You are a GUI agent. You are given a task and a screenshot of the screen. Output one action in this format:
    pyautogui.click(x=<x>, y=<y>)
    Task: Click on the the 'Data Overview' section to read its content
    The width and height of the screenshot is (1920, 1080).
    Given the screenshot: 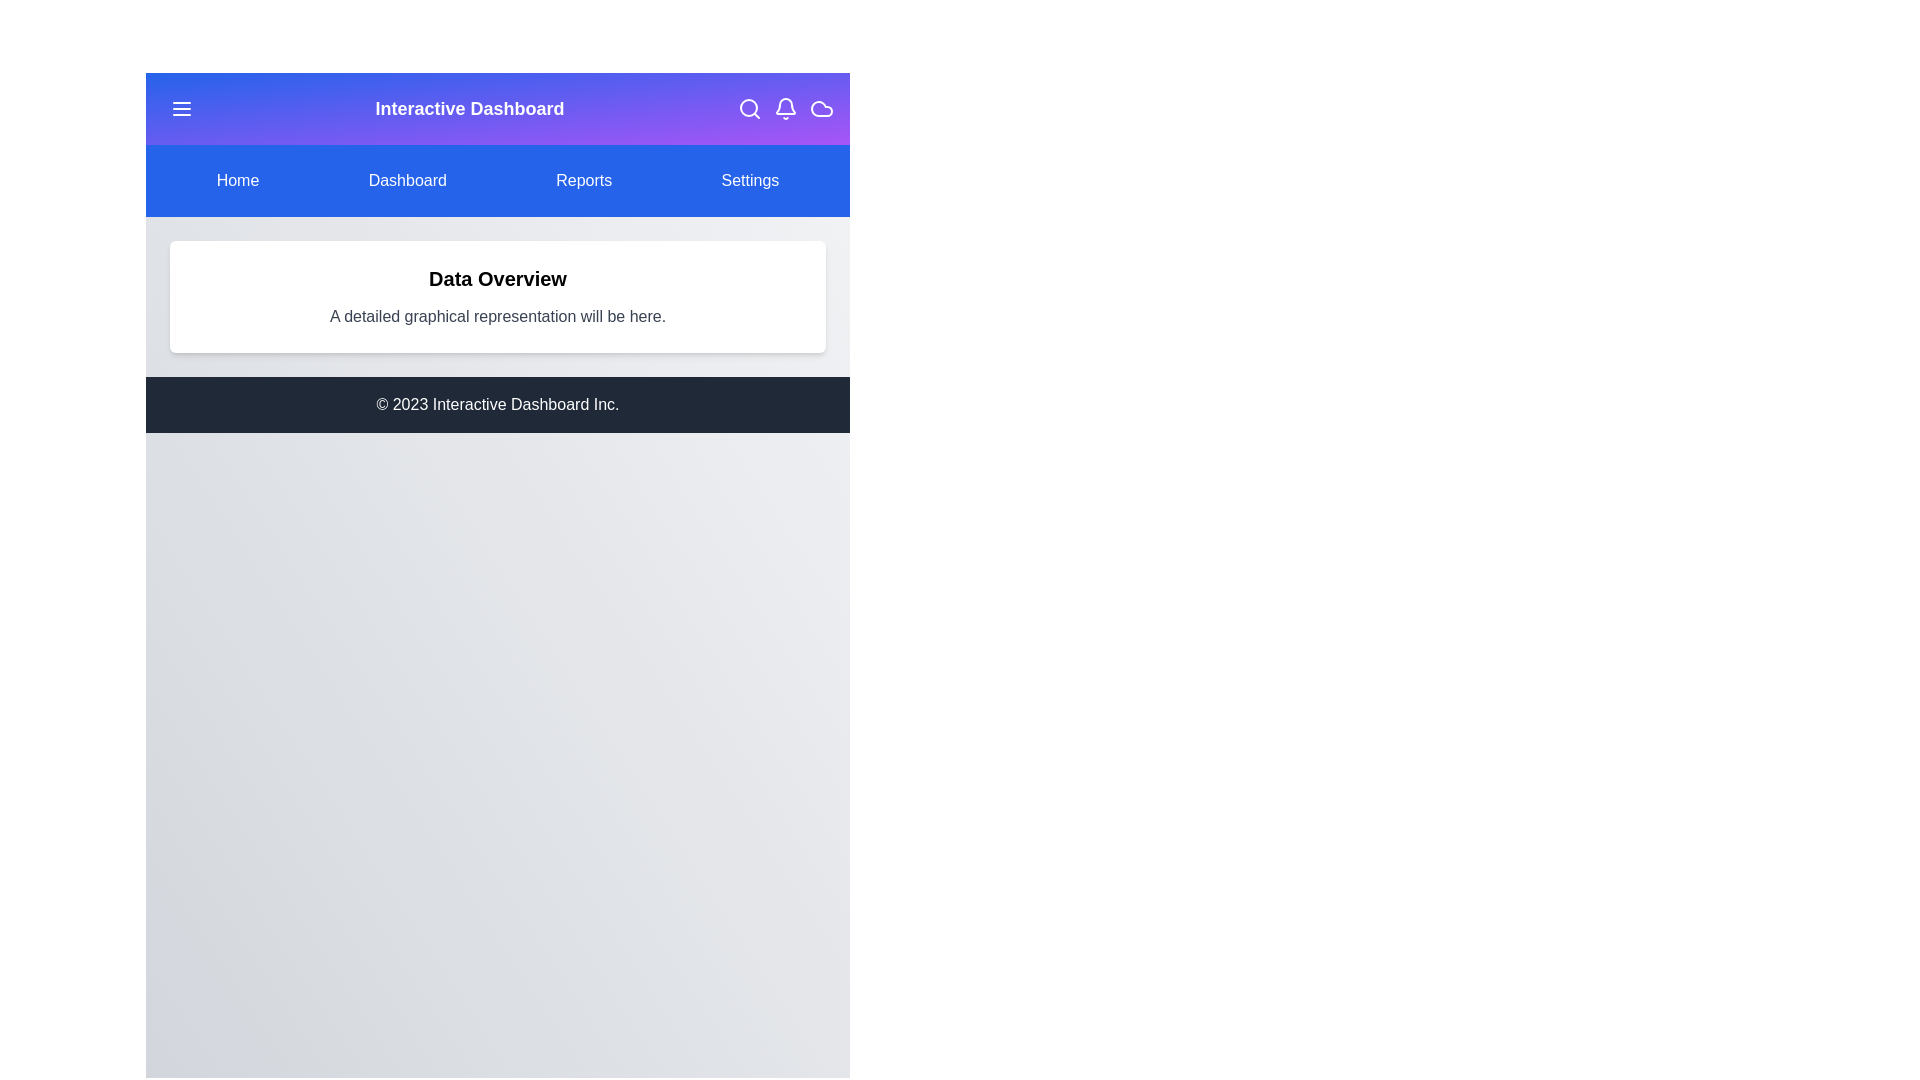 What is the action you would take?
    pyautogui.click(x=498, y=297)
    